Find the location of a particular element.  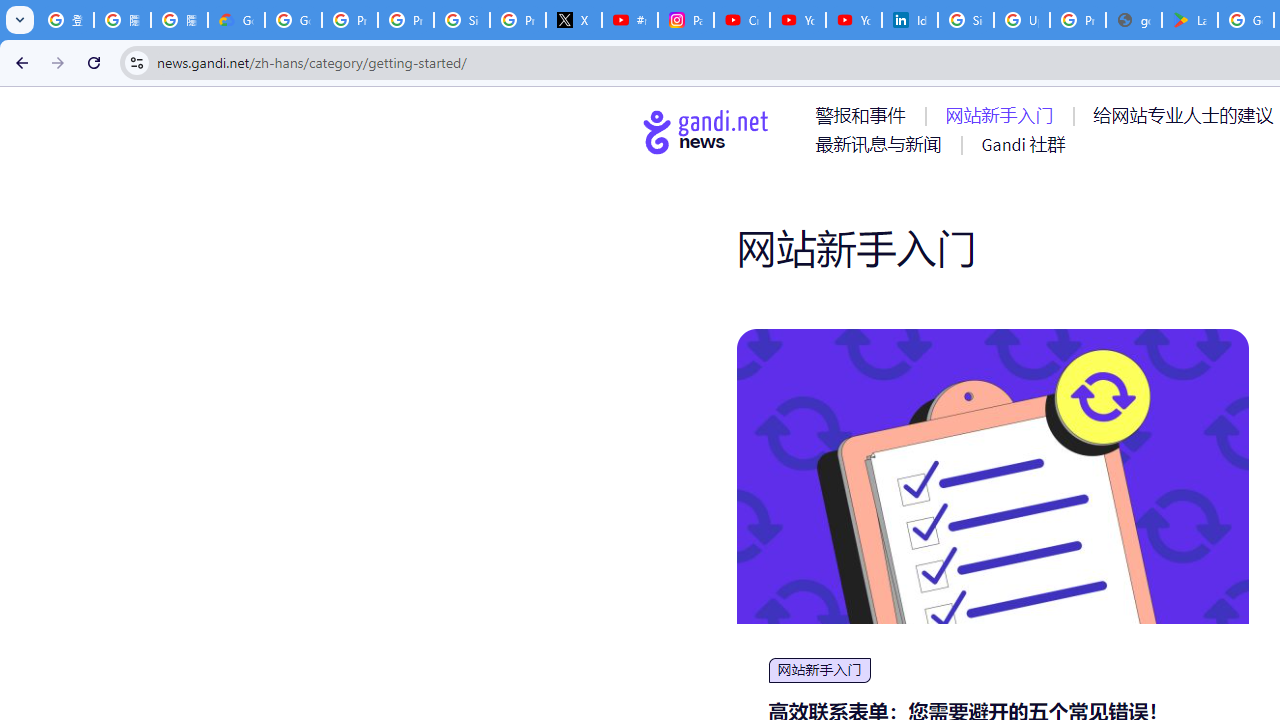

'Google Cloud Privacy Notice' is located at coordinates (236, 20).